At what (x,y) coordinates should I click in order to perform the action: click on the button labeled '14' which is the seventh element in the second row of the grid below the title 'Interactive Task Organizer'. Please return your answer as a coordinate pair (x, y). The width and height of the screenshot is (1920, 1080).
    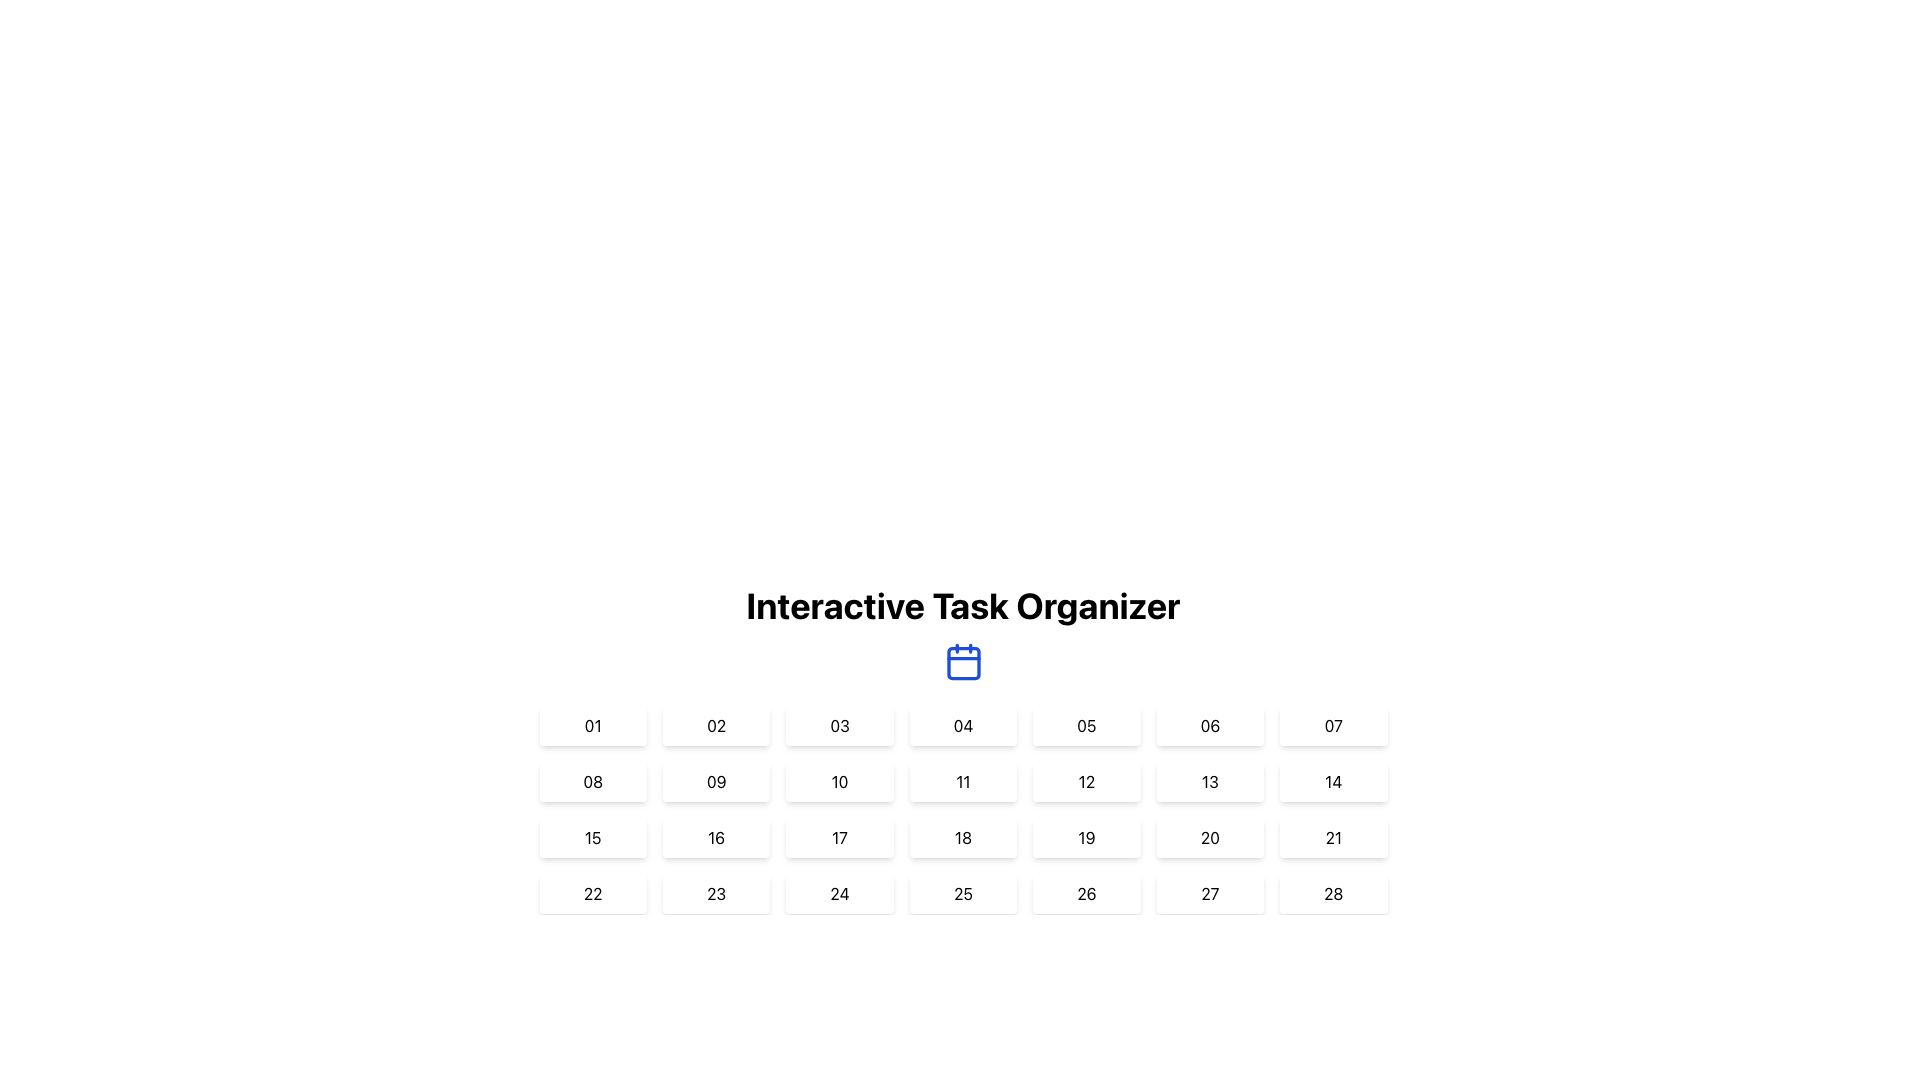
    Looking at the image, I should click on (1333, 781).